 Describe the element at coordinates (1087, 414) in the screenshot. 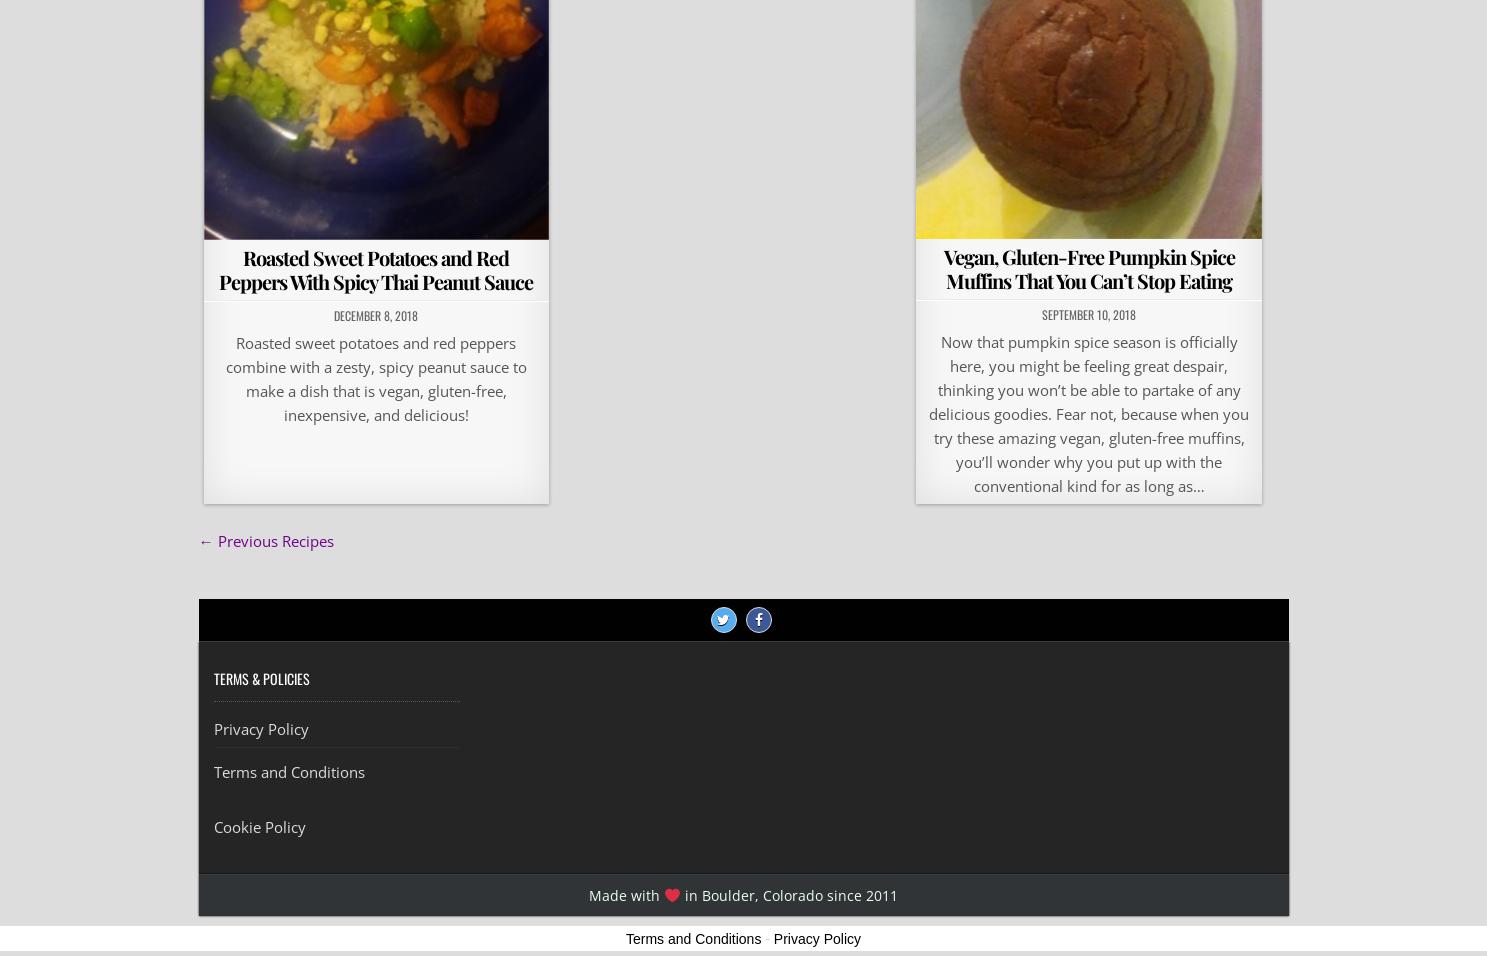

I see `'Now that pumpkin spice season is officially here, you might be feeling great despair, thinking you won’t be able to partake of any delicious goodies. Fear not, because when you try these amazing vegan, gluten-free muffins, you’ll wonder why you put up with the conventional kind for as long as…'` at that location.